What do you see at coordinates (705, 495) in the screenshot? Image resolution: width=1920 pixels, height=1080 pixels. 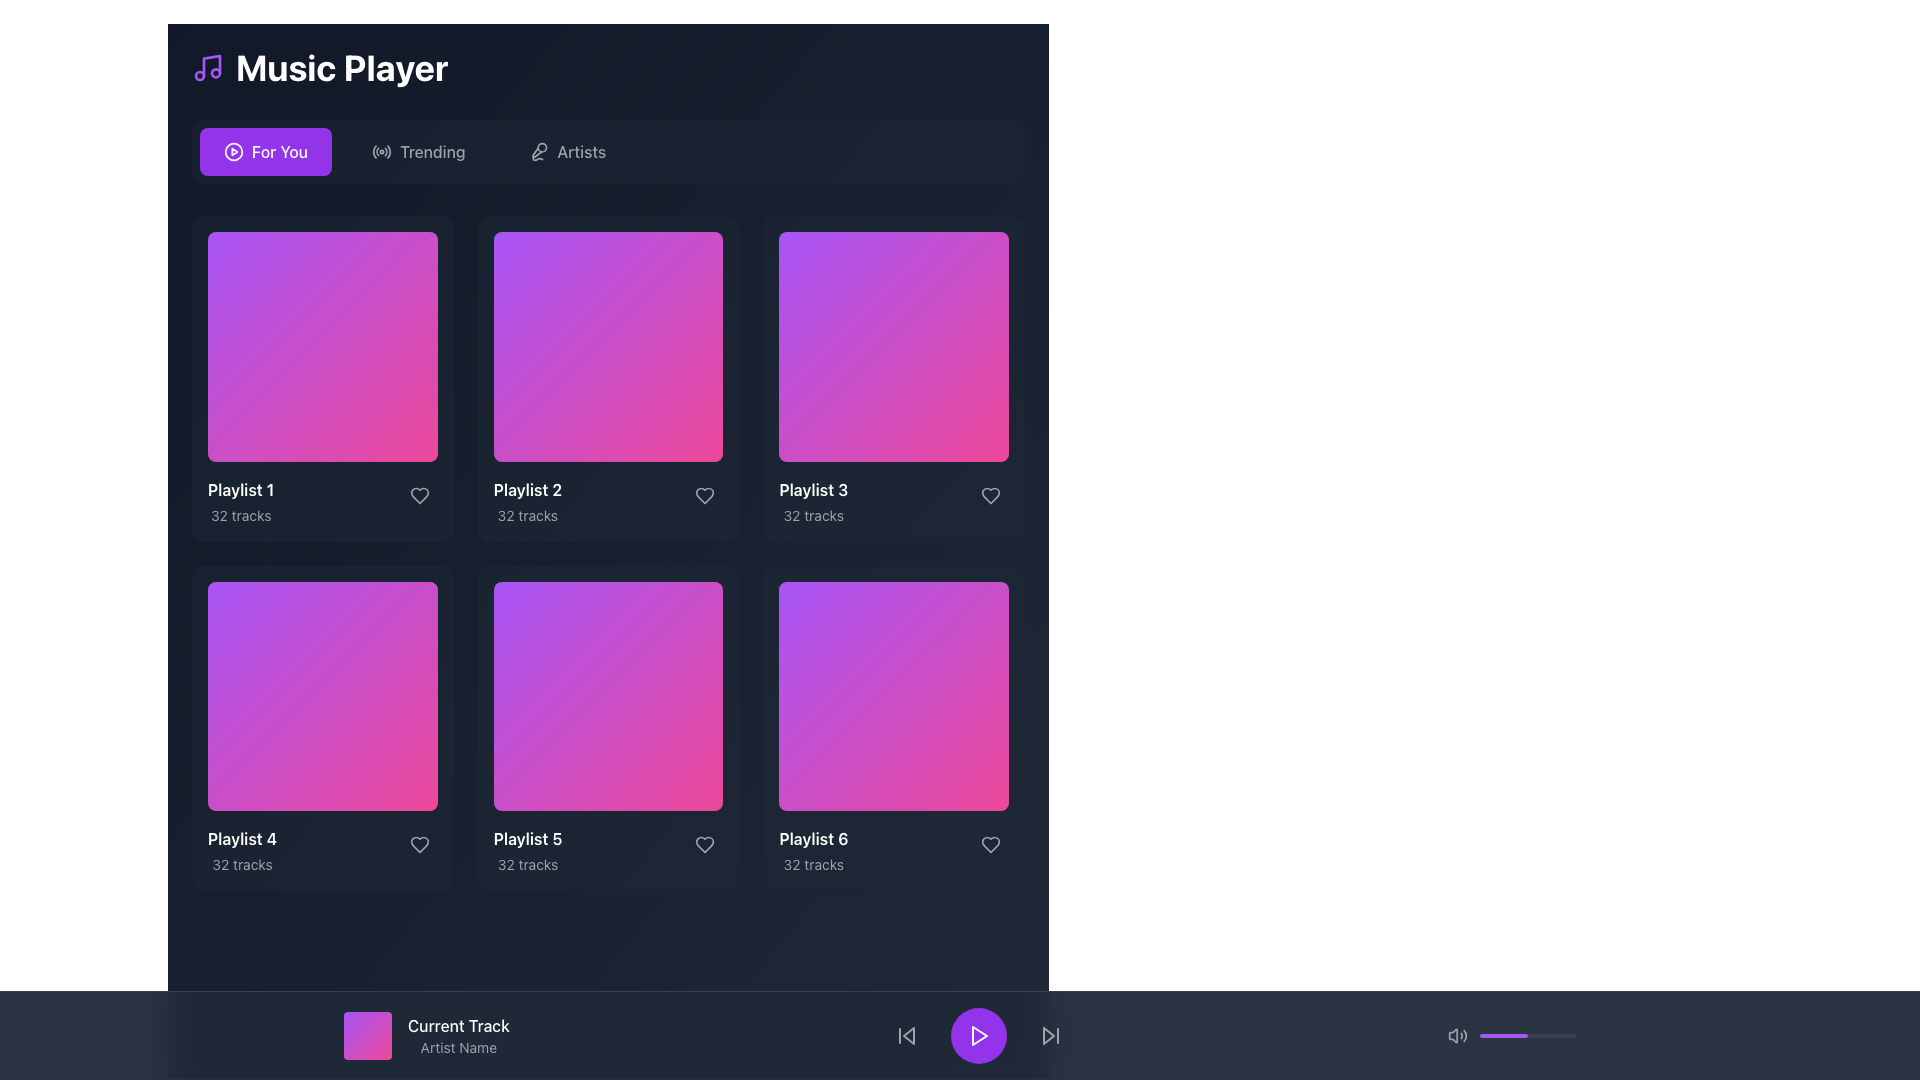 I see `the heart-shaped button associated with 'Playlist 2'` at bounding box center [705, 495].